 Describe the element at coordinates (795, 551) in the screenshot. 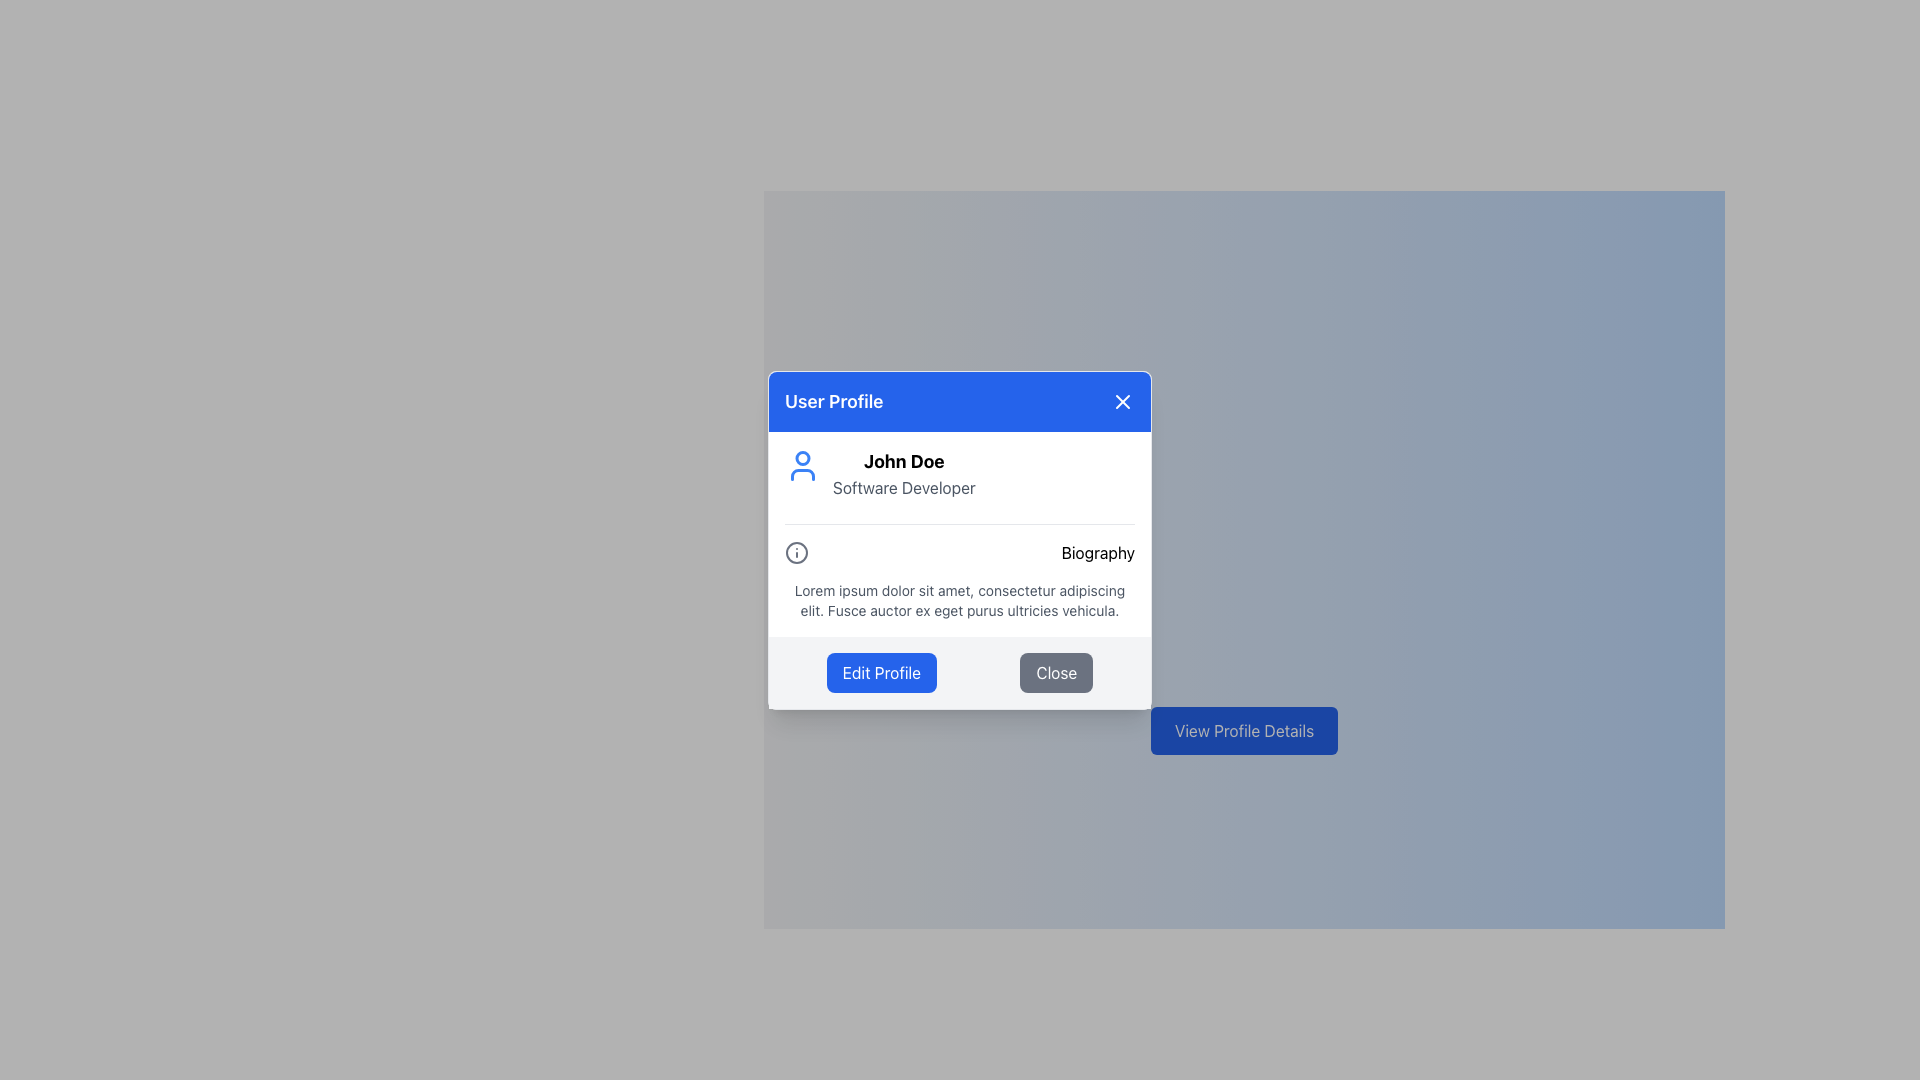

I see `the informational icon located to the left of the 'Biography' text within the profile card layout` at that location.